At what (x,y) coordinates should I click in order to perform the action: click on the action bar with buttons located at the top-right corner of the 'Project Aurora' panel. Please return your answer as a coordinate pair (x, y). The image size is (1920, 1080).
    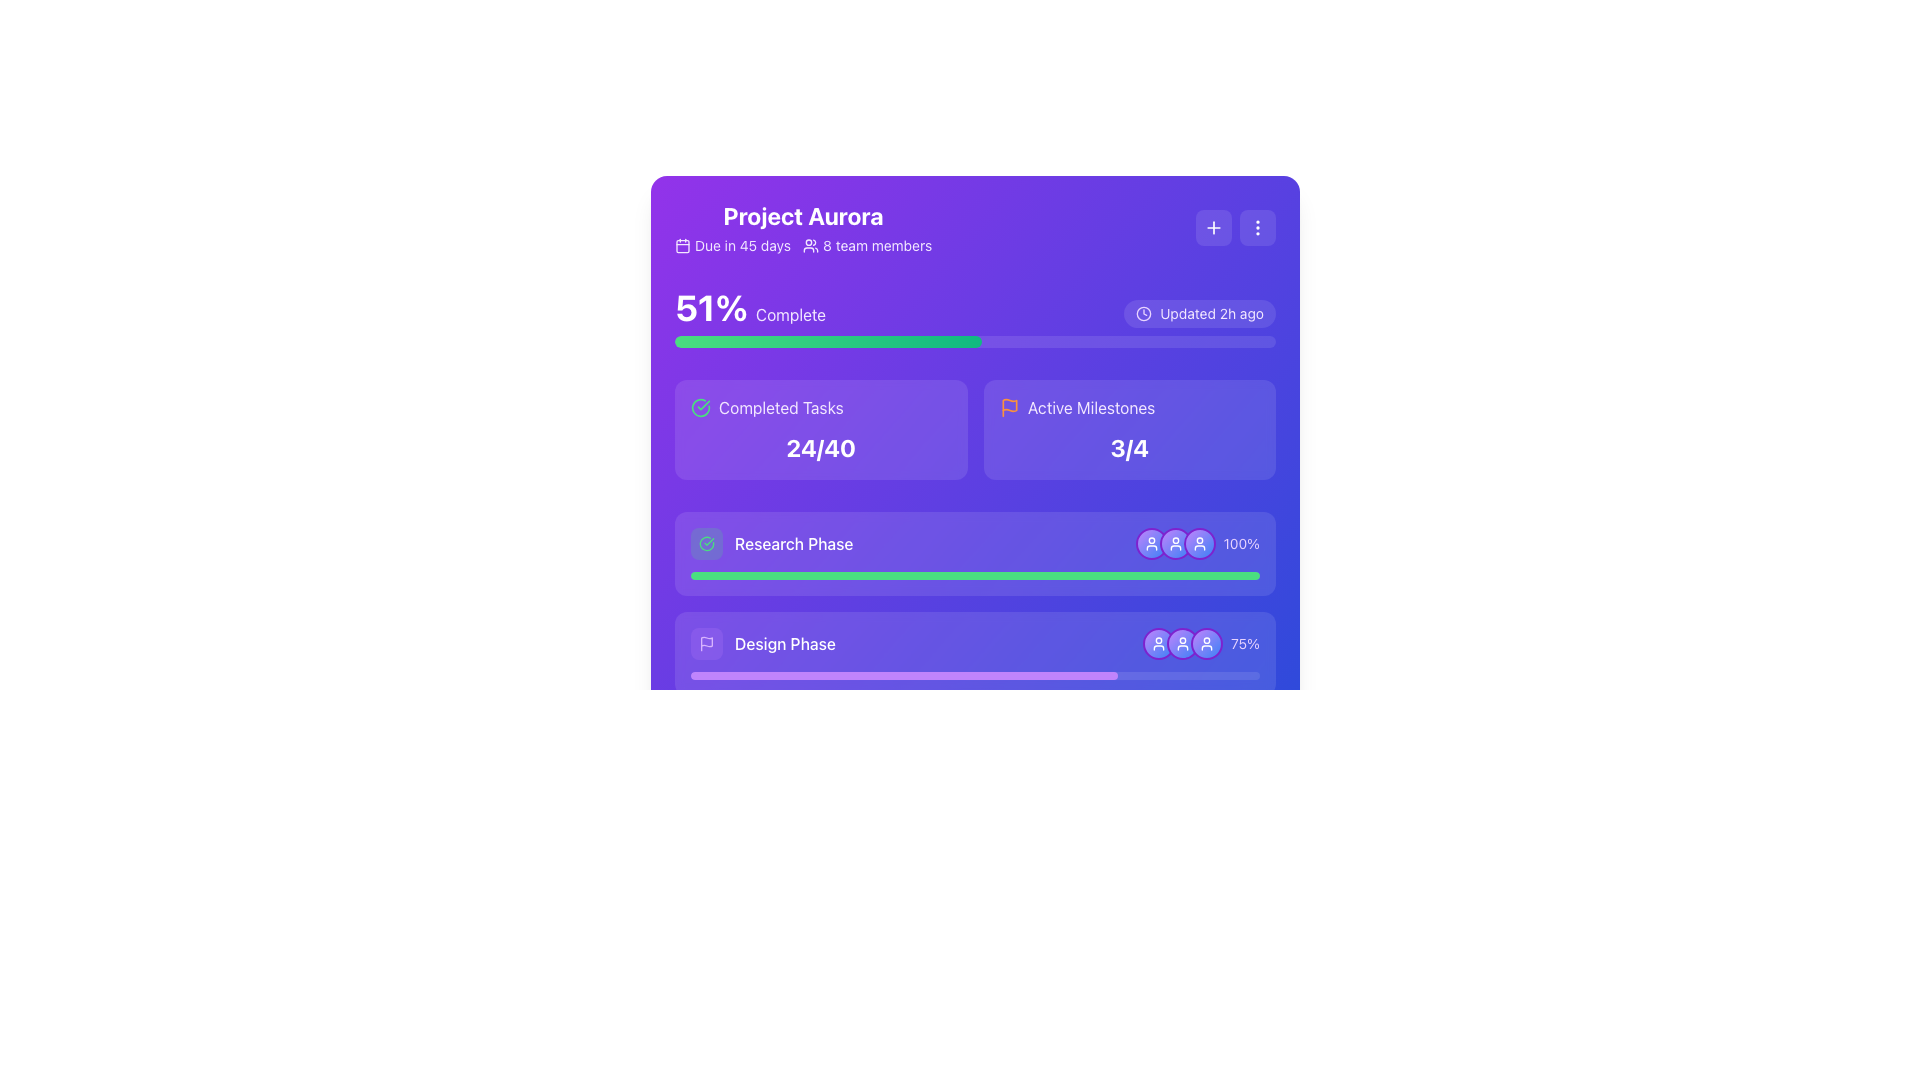
    Looking at the image, I should click on (1235, 226).